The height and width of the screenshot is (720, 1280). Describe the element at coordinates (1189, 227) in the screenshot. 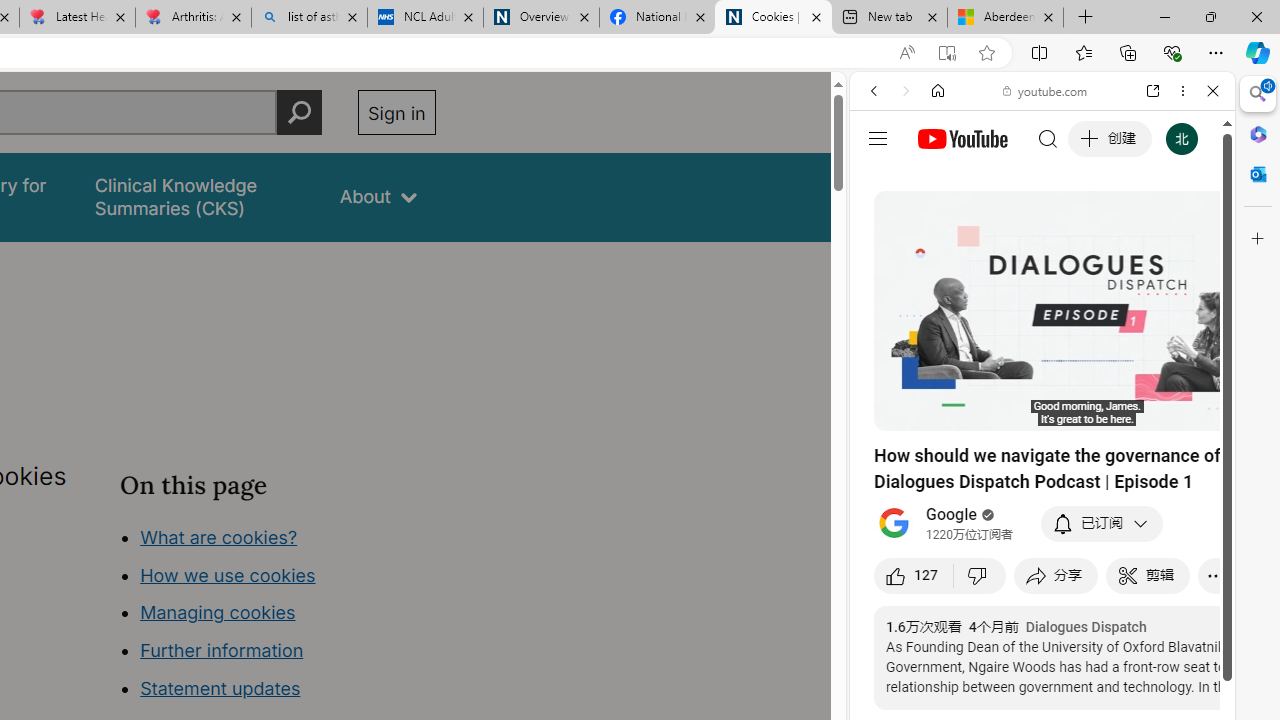

I see `'Preferences'` at that location.